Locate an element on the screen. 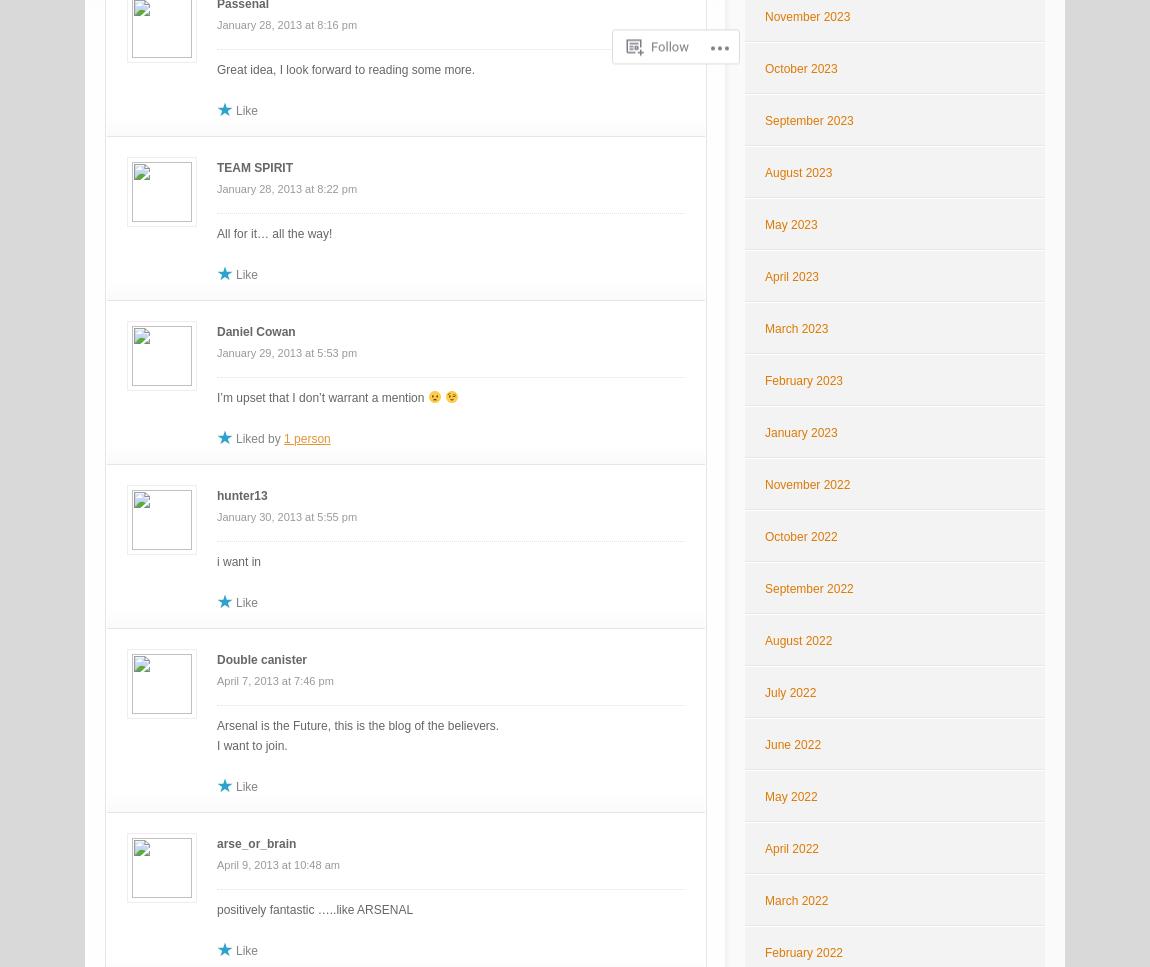 This screenshot has width=1150, height=967. 'May 2023' is located at coordinates (789, 225).